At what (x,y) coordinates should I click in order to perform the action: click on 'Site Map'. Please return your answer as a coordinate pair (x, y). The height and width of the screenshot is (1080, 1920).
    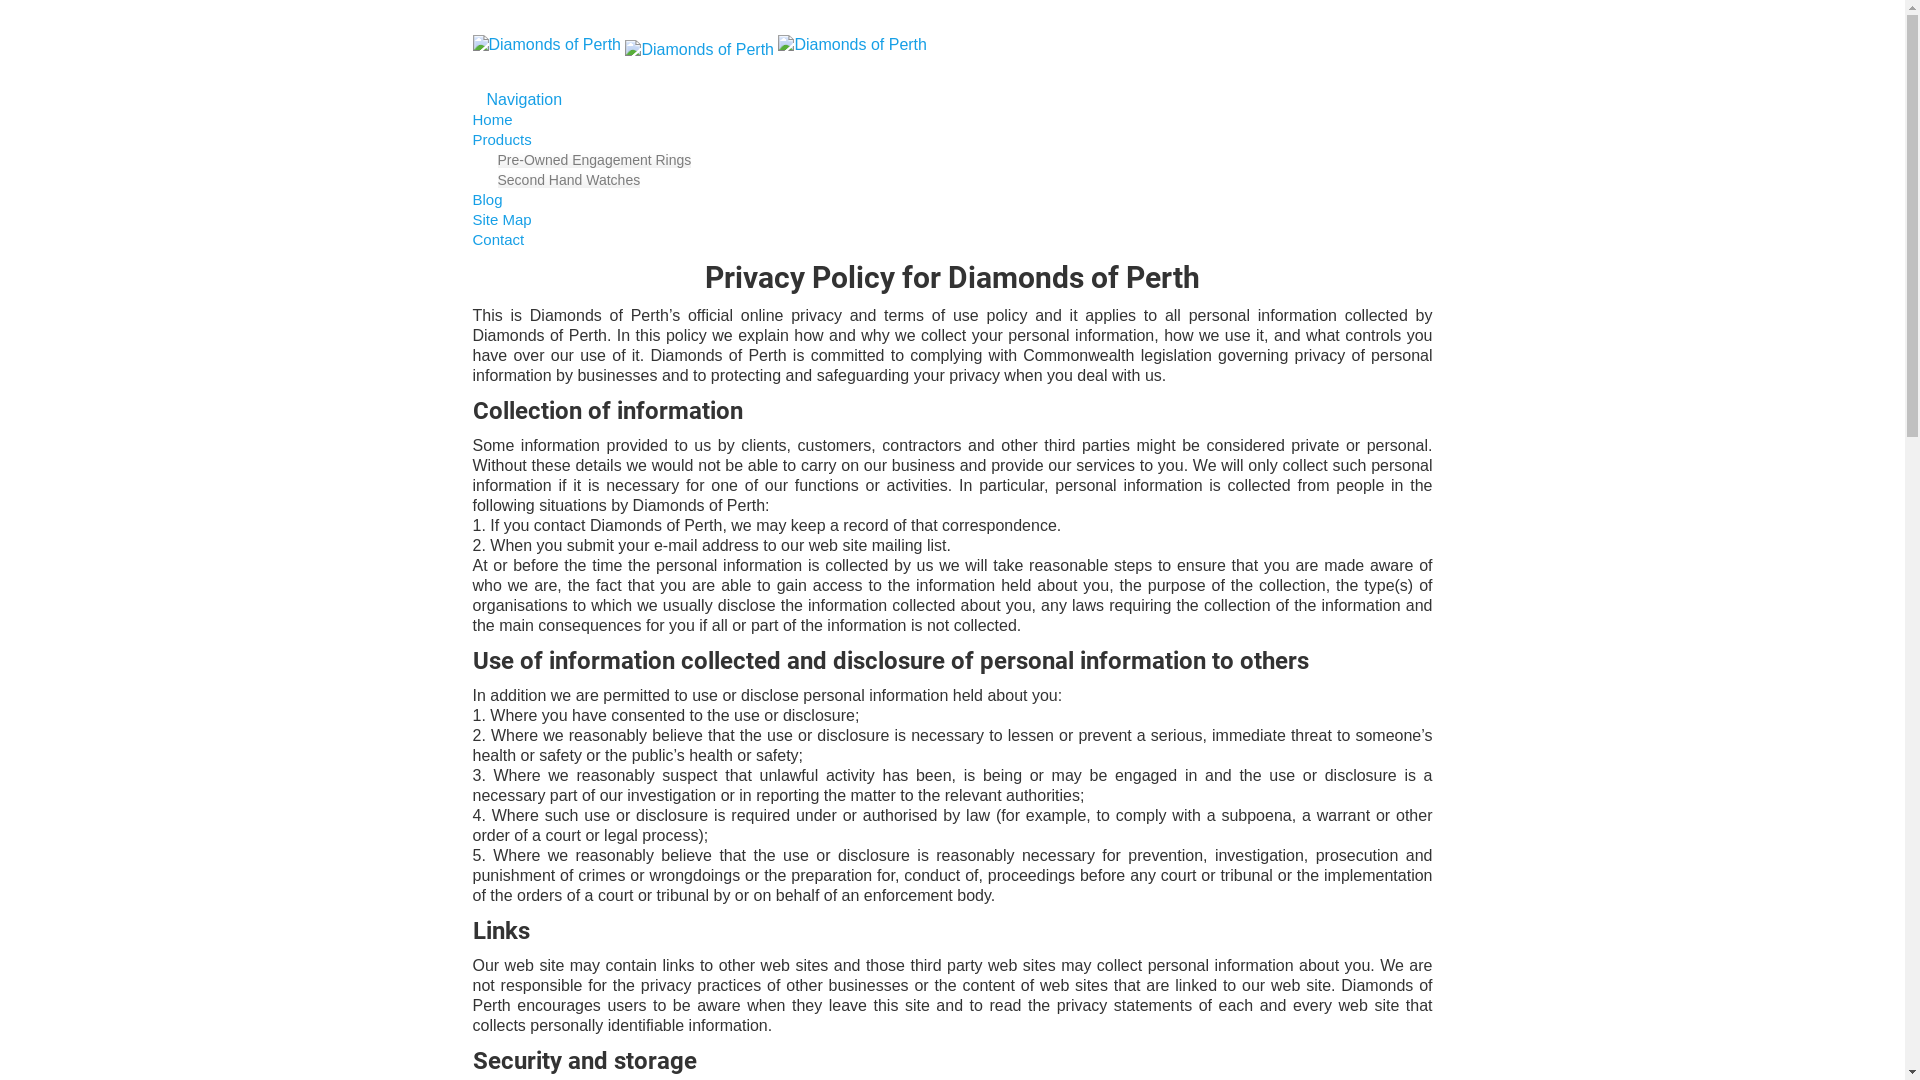
    Looking at the image, I should click on (501, 219).